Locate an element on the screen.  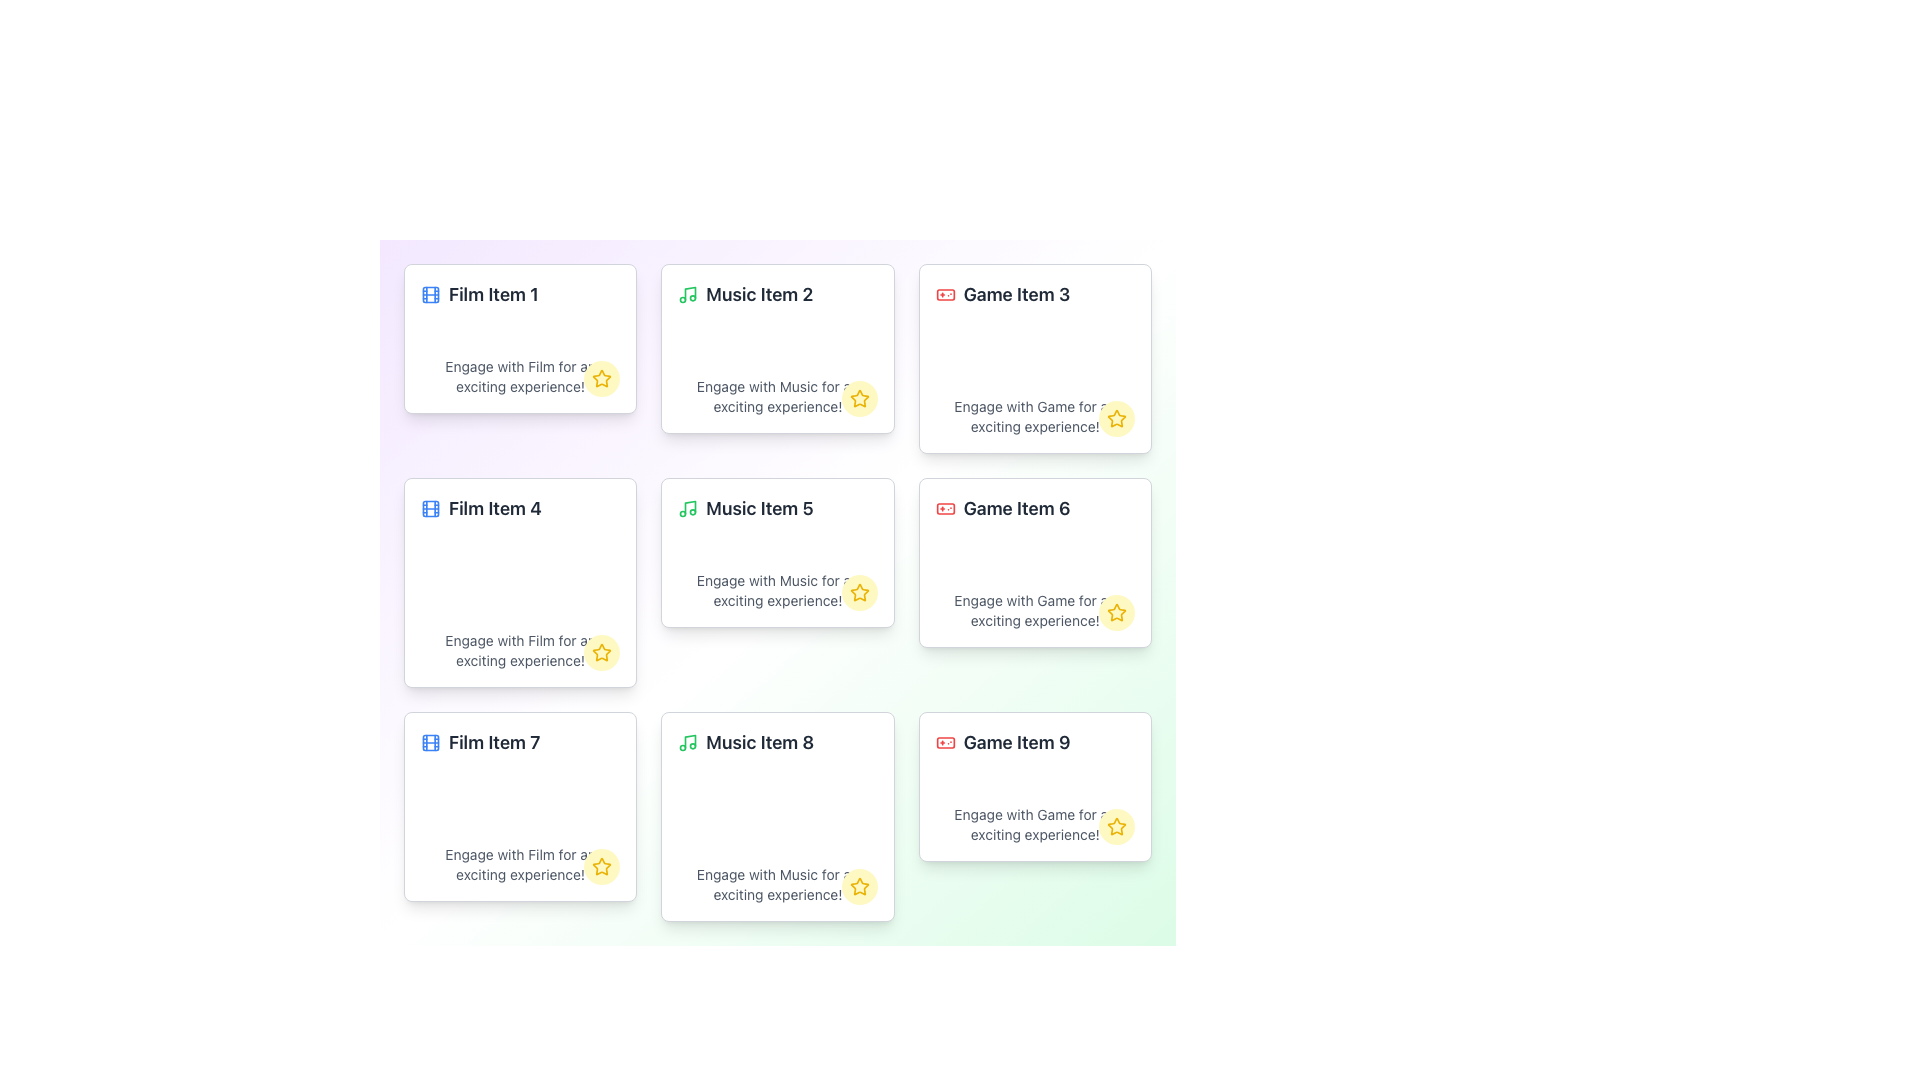
descriptive text located within the 'Game Item 9' card, positioned below the 'Game Item 9' title and above the star icon is located at coordinates (1035, 825).